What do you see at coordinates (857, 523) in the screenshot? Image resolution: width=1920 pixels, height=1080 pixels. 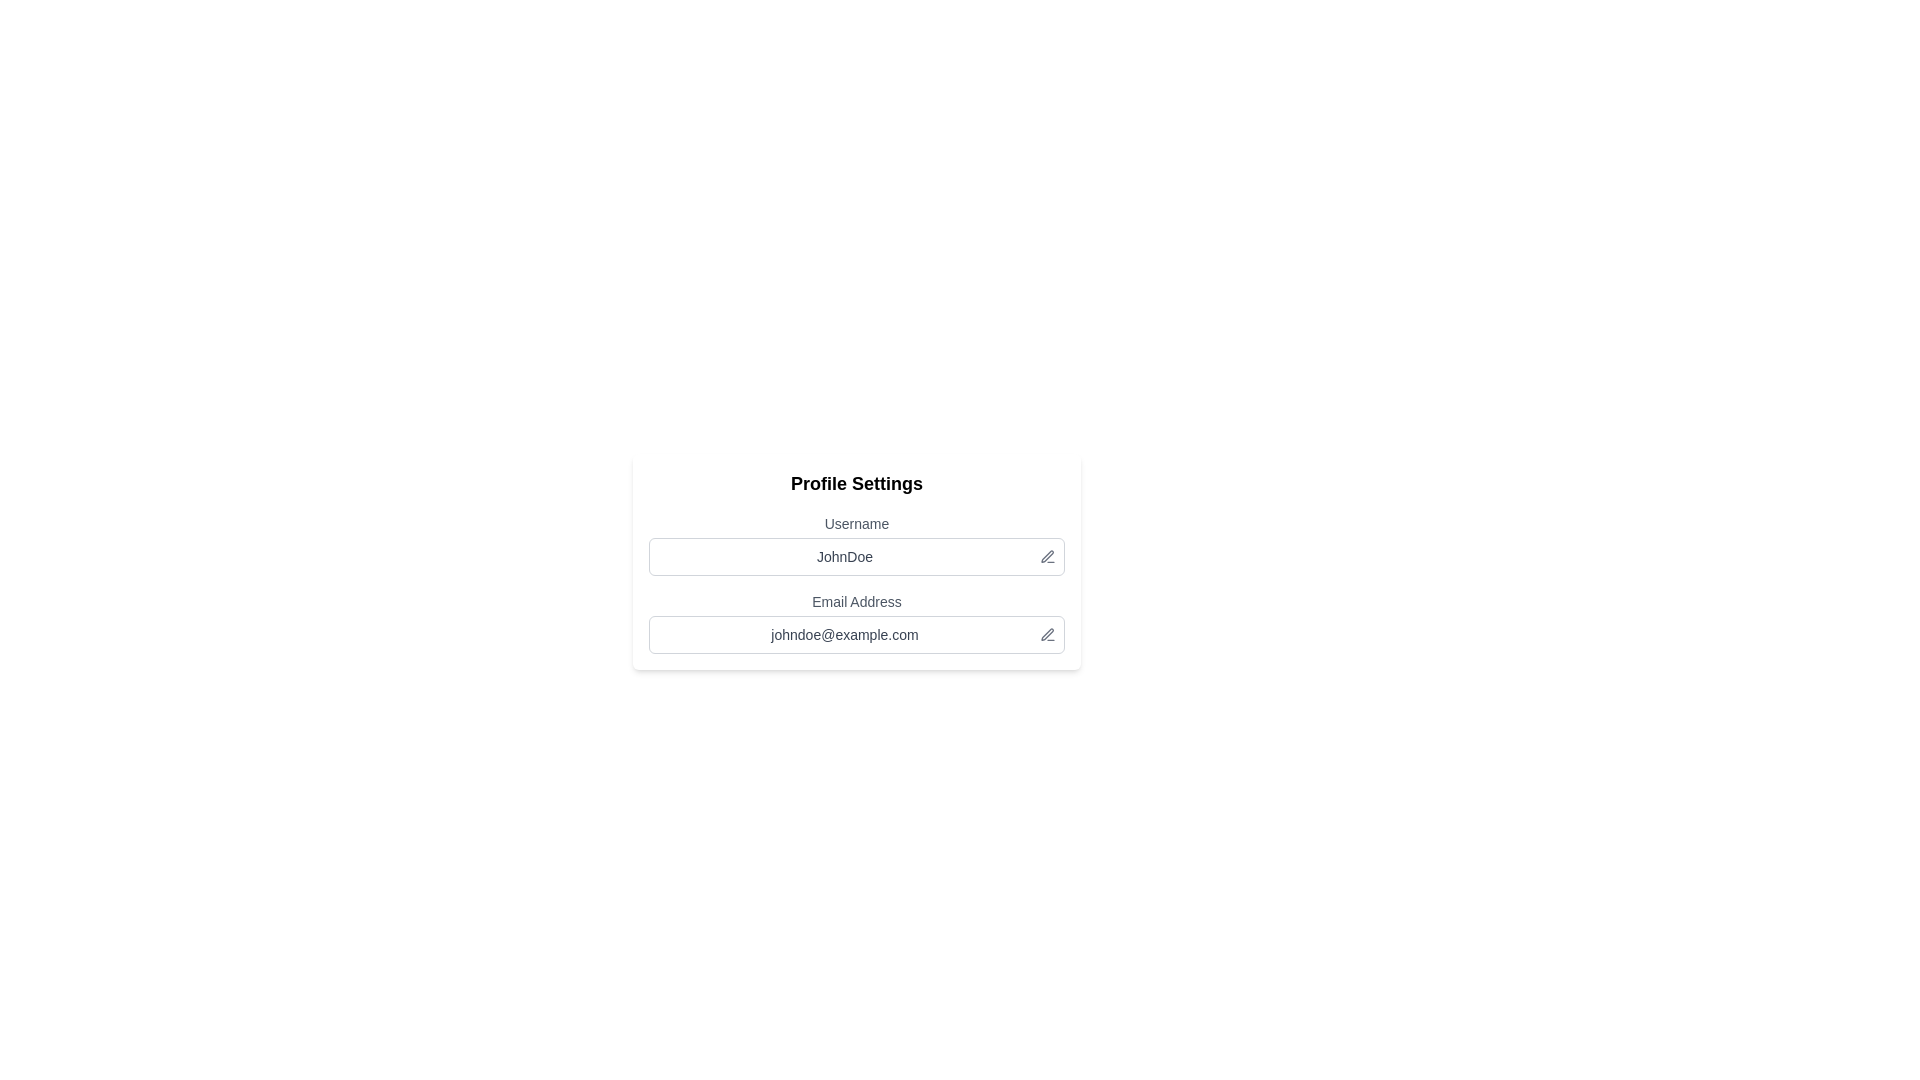 I see `the label that describes the username field, which is positioned above the 'JohnDoe' username display` at bounding box center [857, 523].